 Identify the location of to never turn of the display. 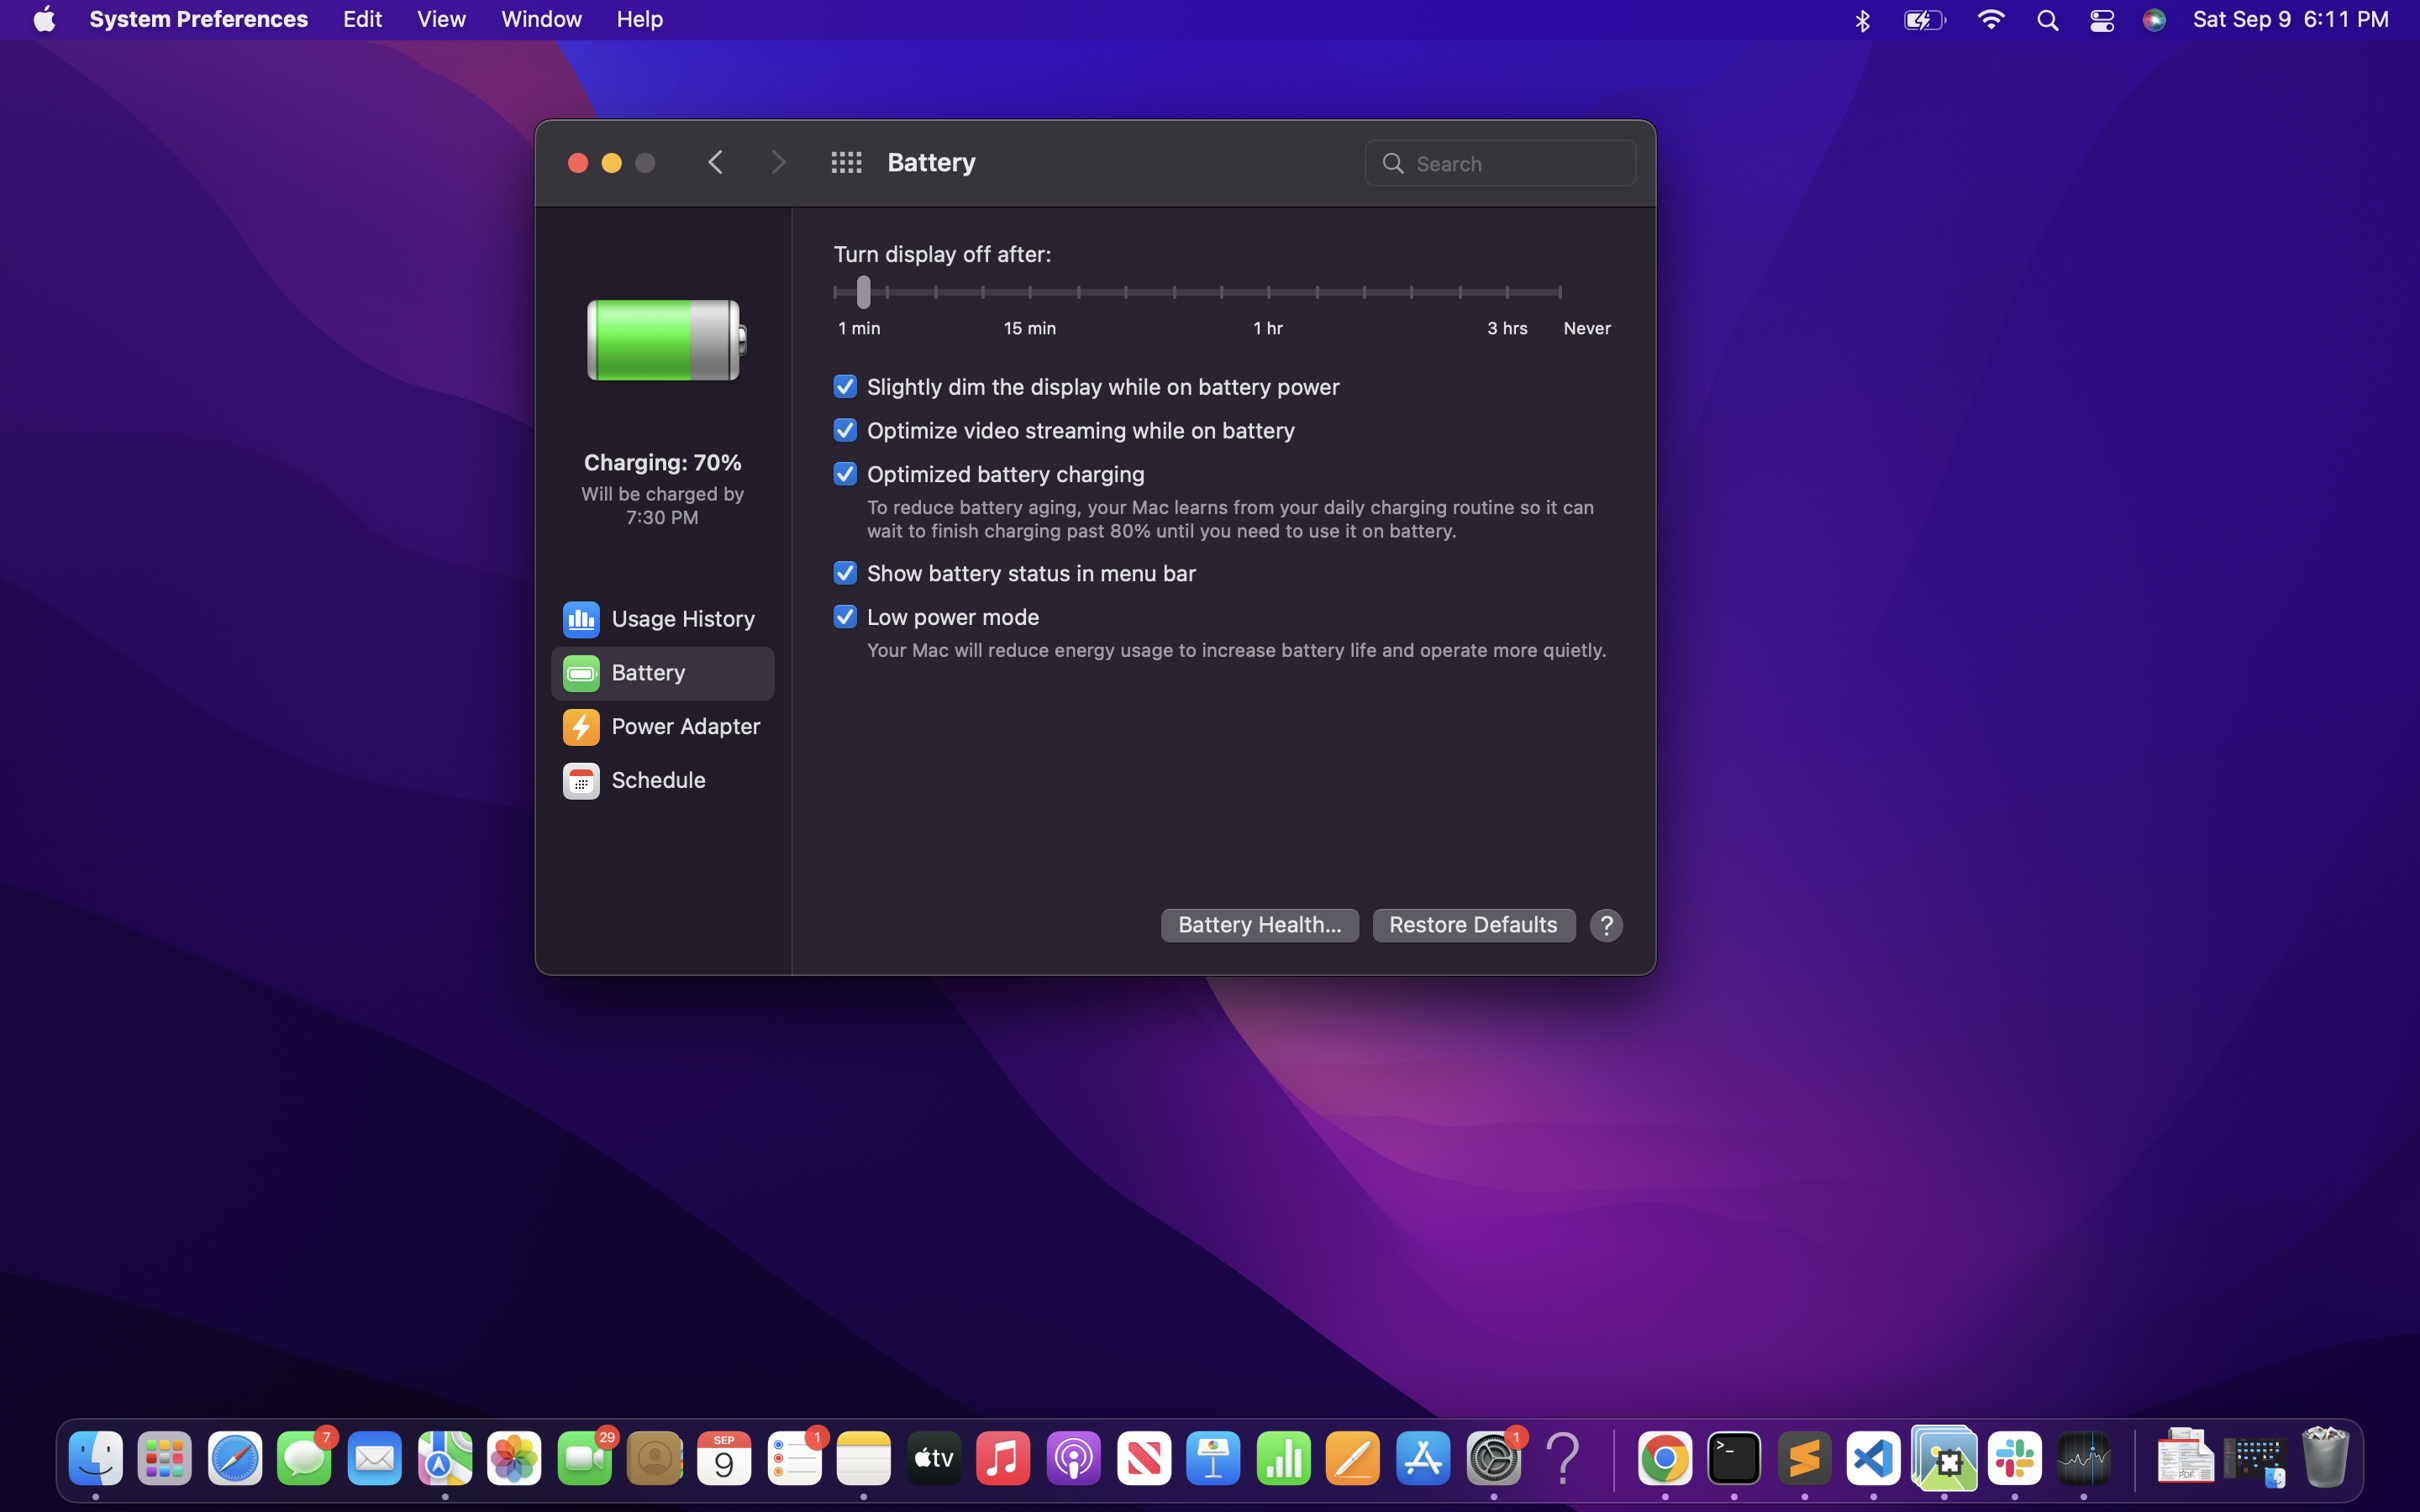
(1560, 287).